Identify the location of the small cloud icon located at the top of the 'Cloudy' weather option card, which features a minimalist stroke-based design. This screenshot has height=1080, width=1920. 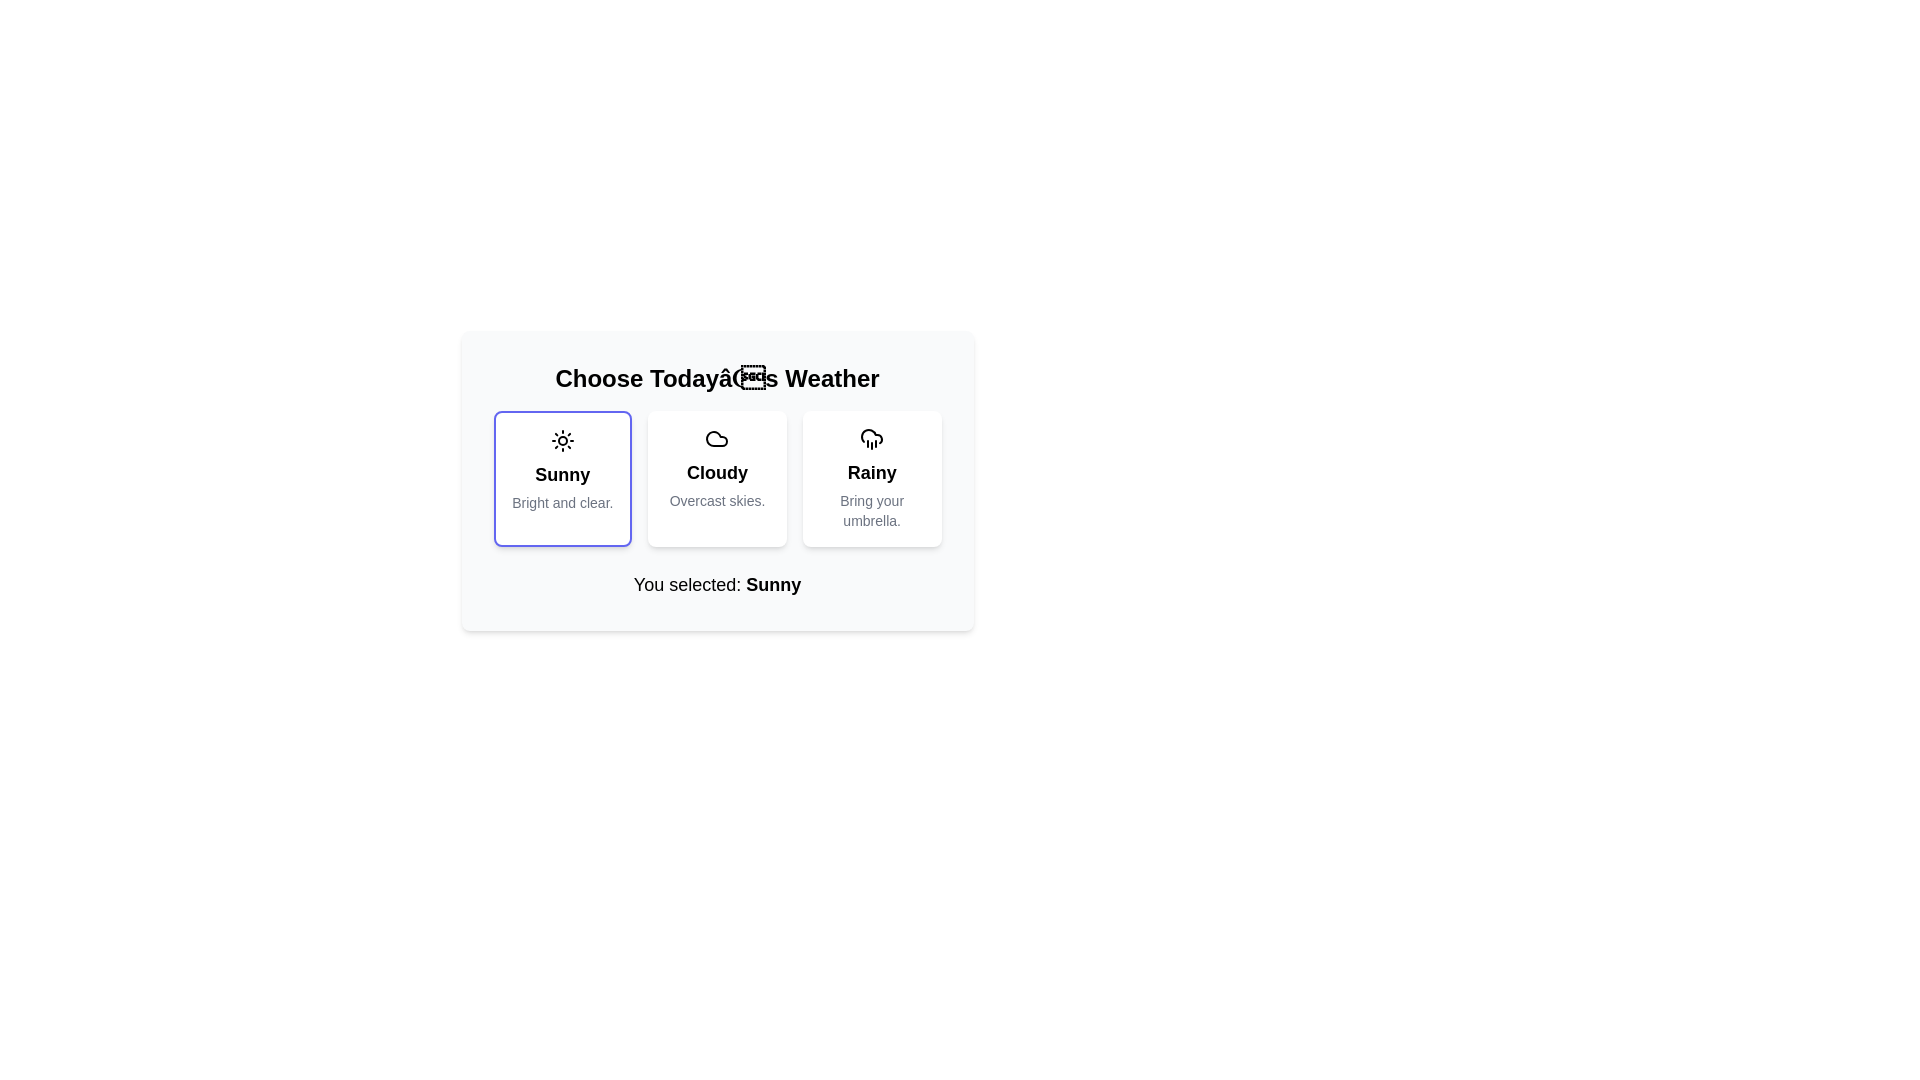
(717, 438).